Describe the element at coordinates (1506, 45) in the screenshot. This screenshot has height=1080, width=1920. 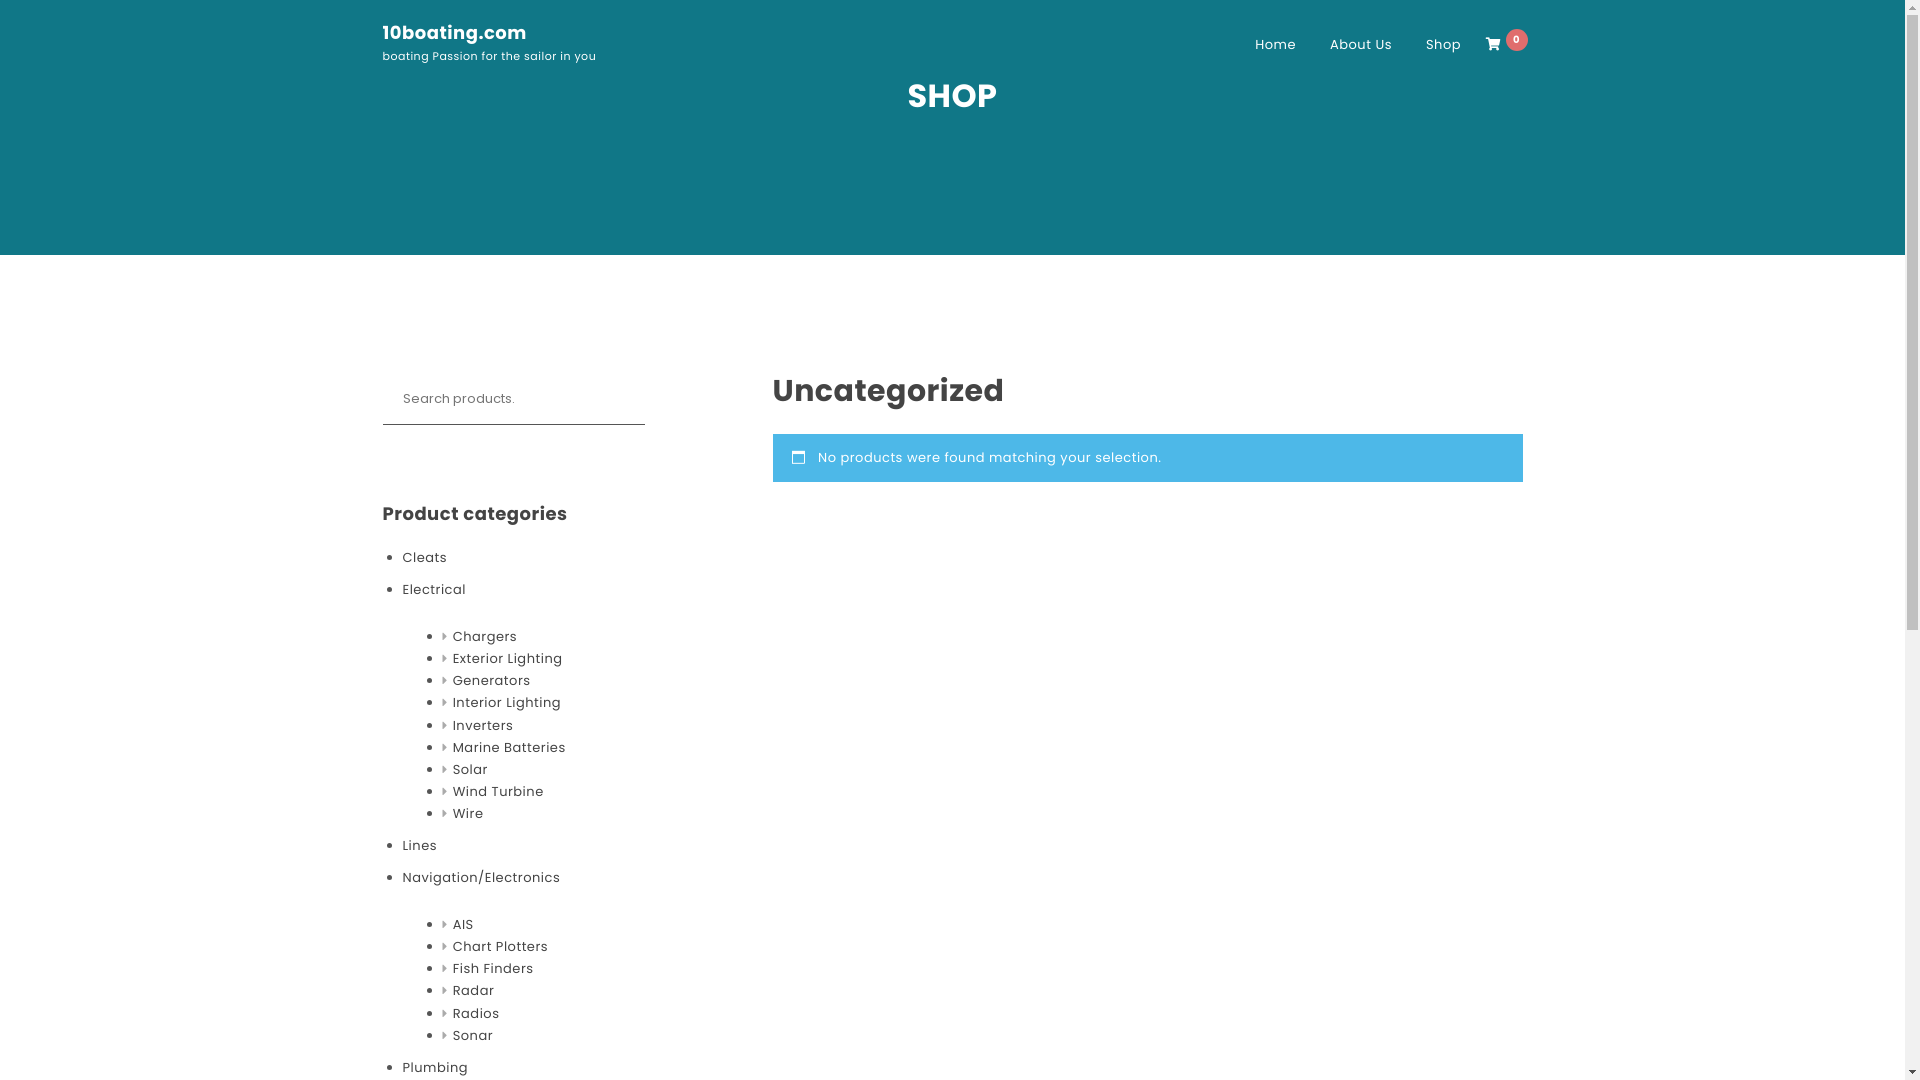
I see `'0'` at that location.